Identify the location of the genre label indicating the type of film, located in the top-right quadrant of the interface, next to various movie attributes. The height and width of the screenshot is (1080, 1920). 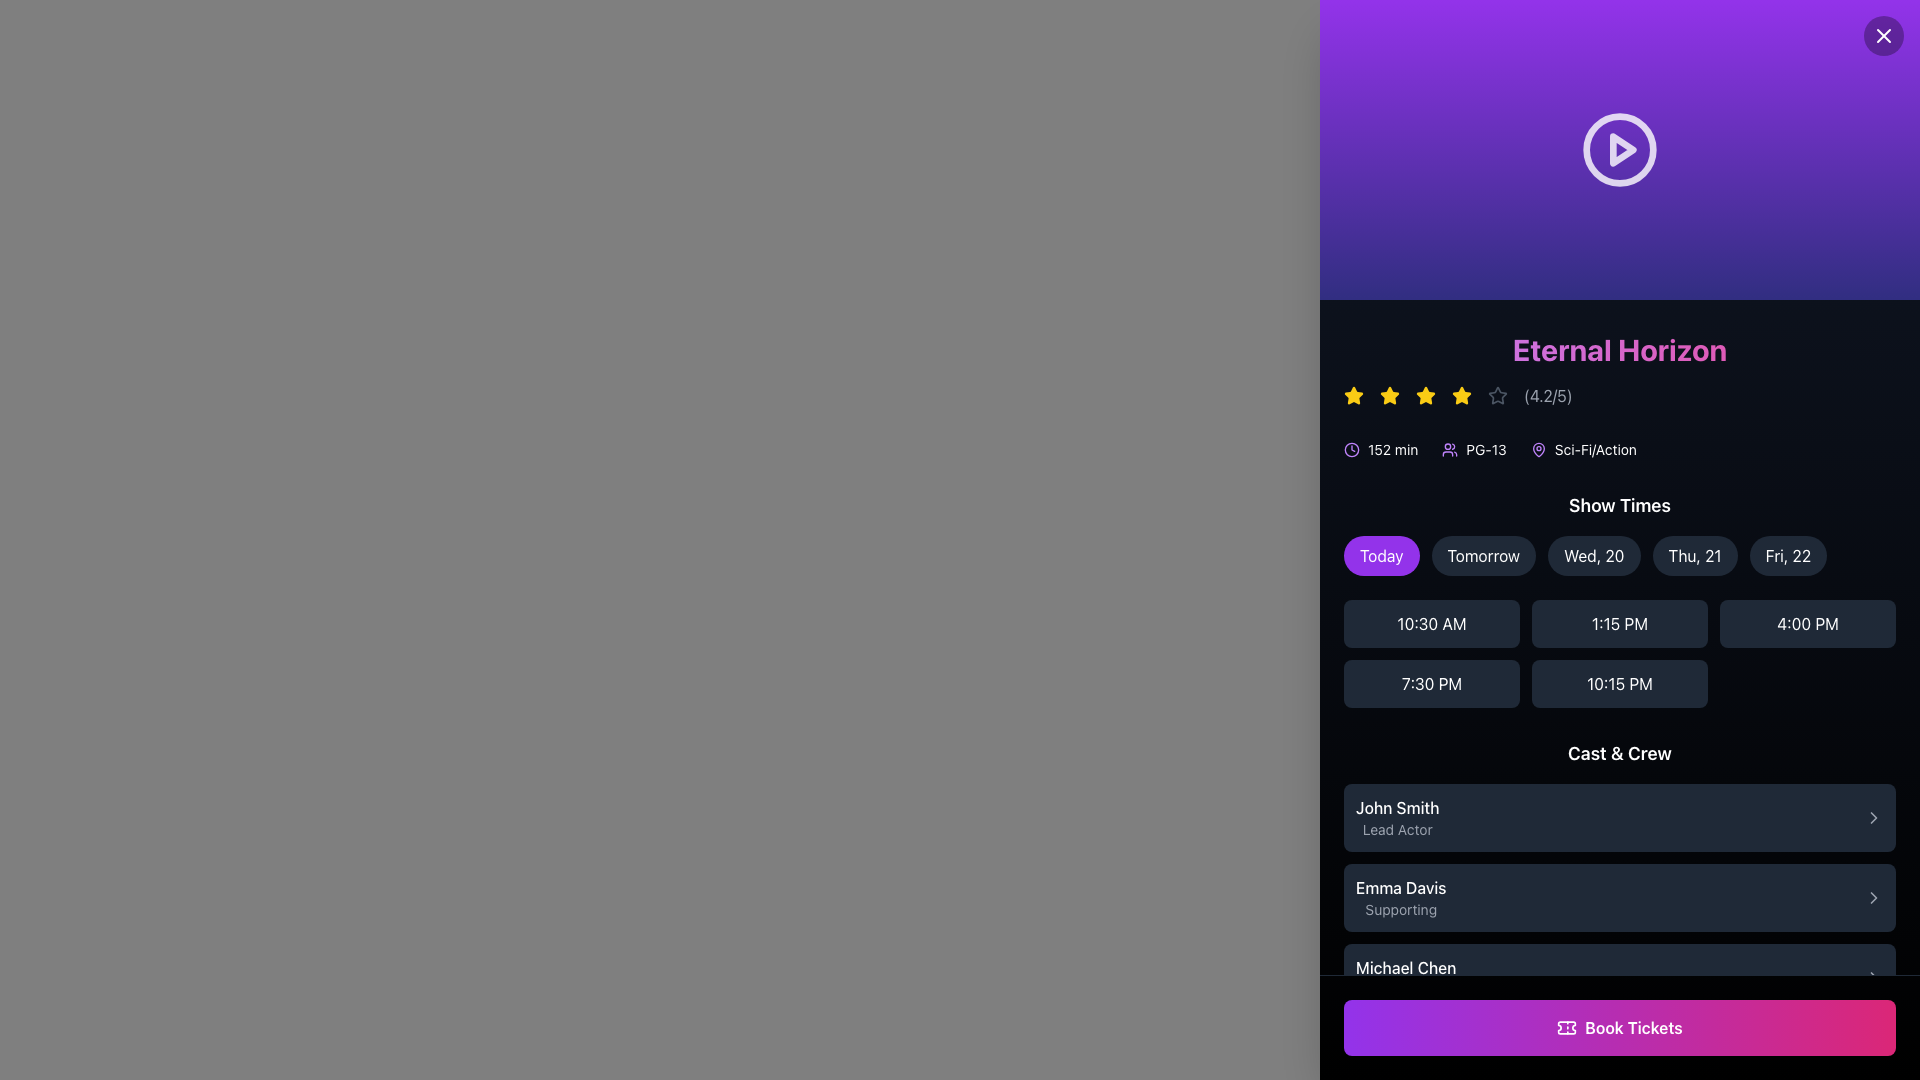
(1594, 450).